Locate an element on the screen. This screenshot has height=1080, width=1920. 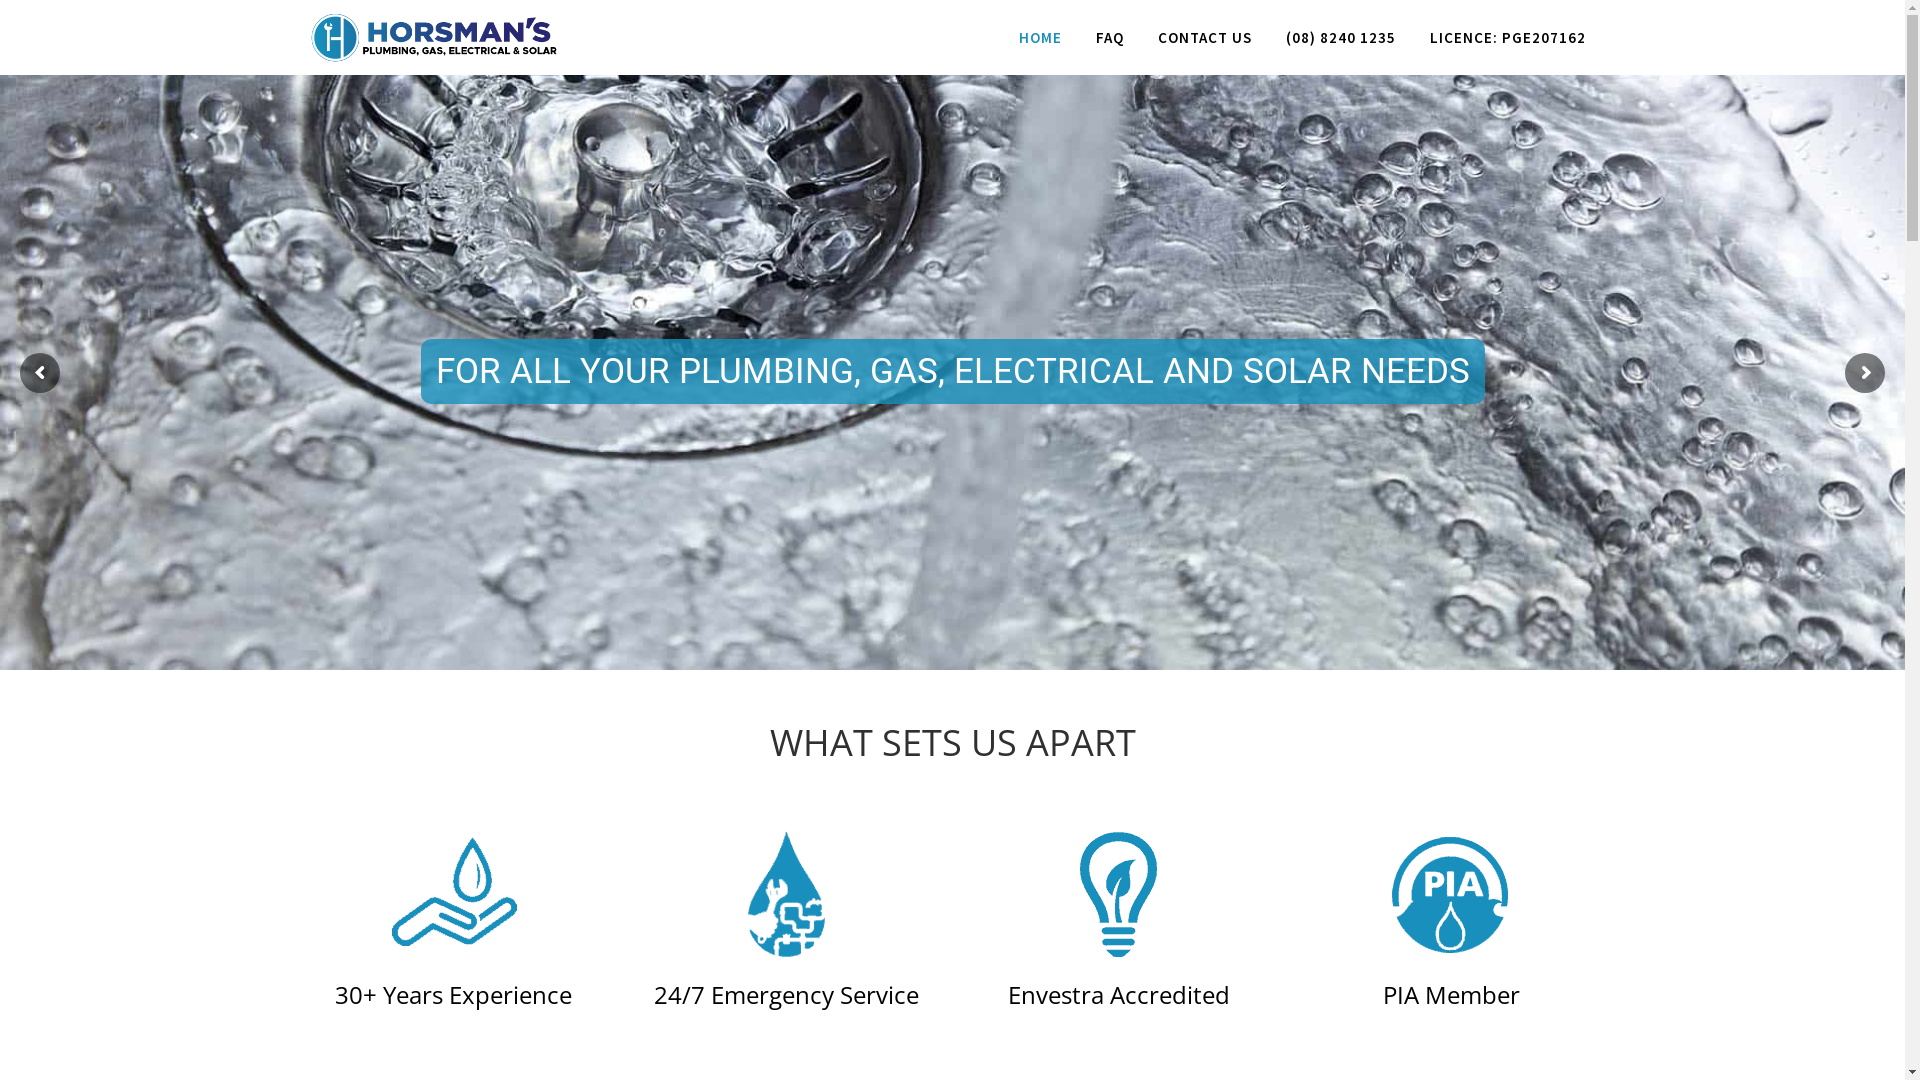
'HOME' is located at coordinates (1040, 37).